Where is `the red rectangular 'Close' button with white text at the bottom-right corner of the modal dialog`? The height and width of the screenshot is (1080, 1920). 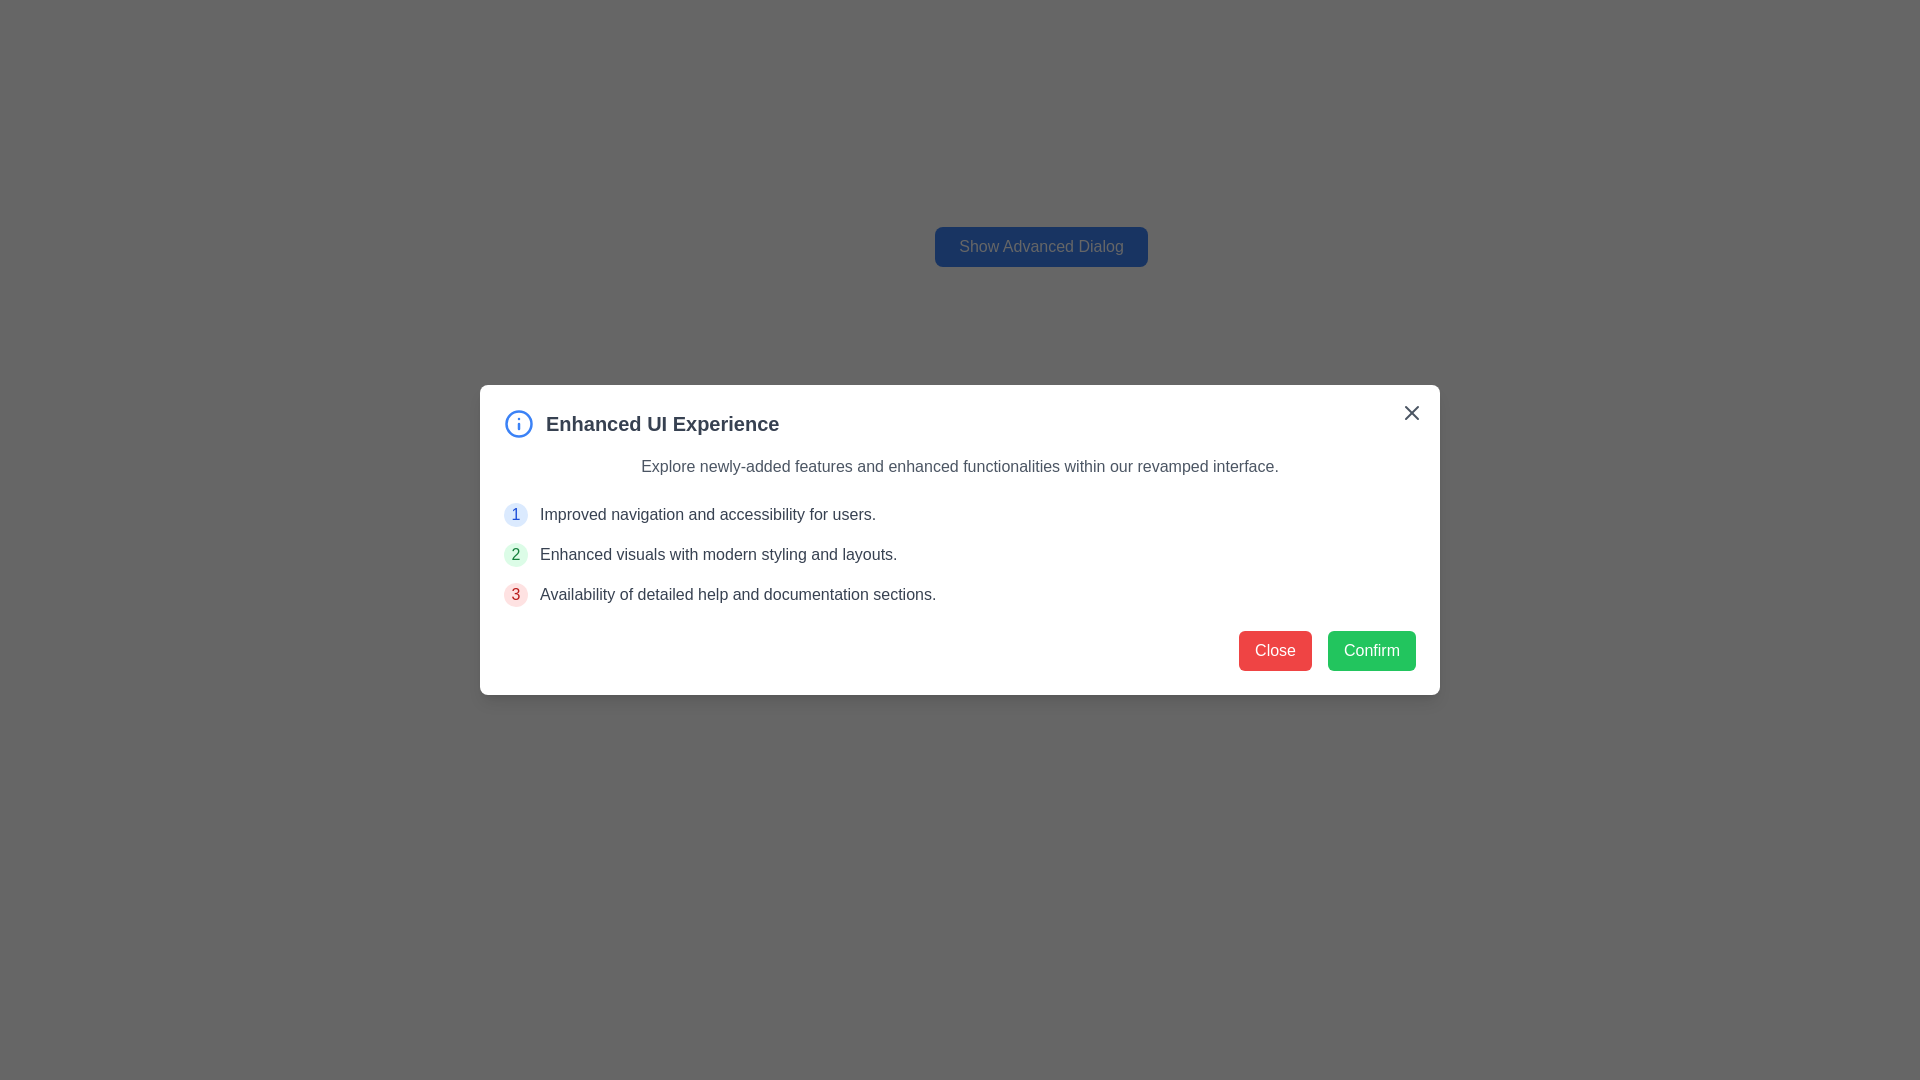
the red rectangular 'Close' button with white text at the bottom-right corner of the modal dialog is located at coordinates (1274, 651).